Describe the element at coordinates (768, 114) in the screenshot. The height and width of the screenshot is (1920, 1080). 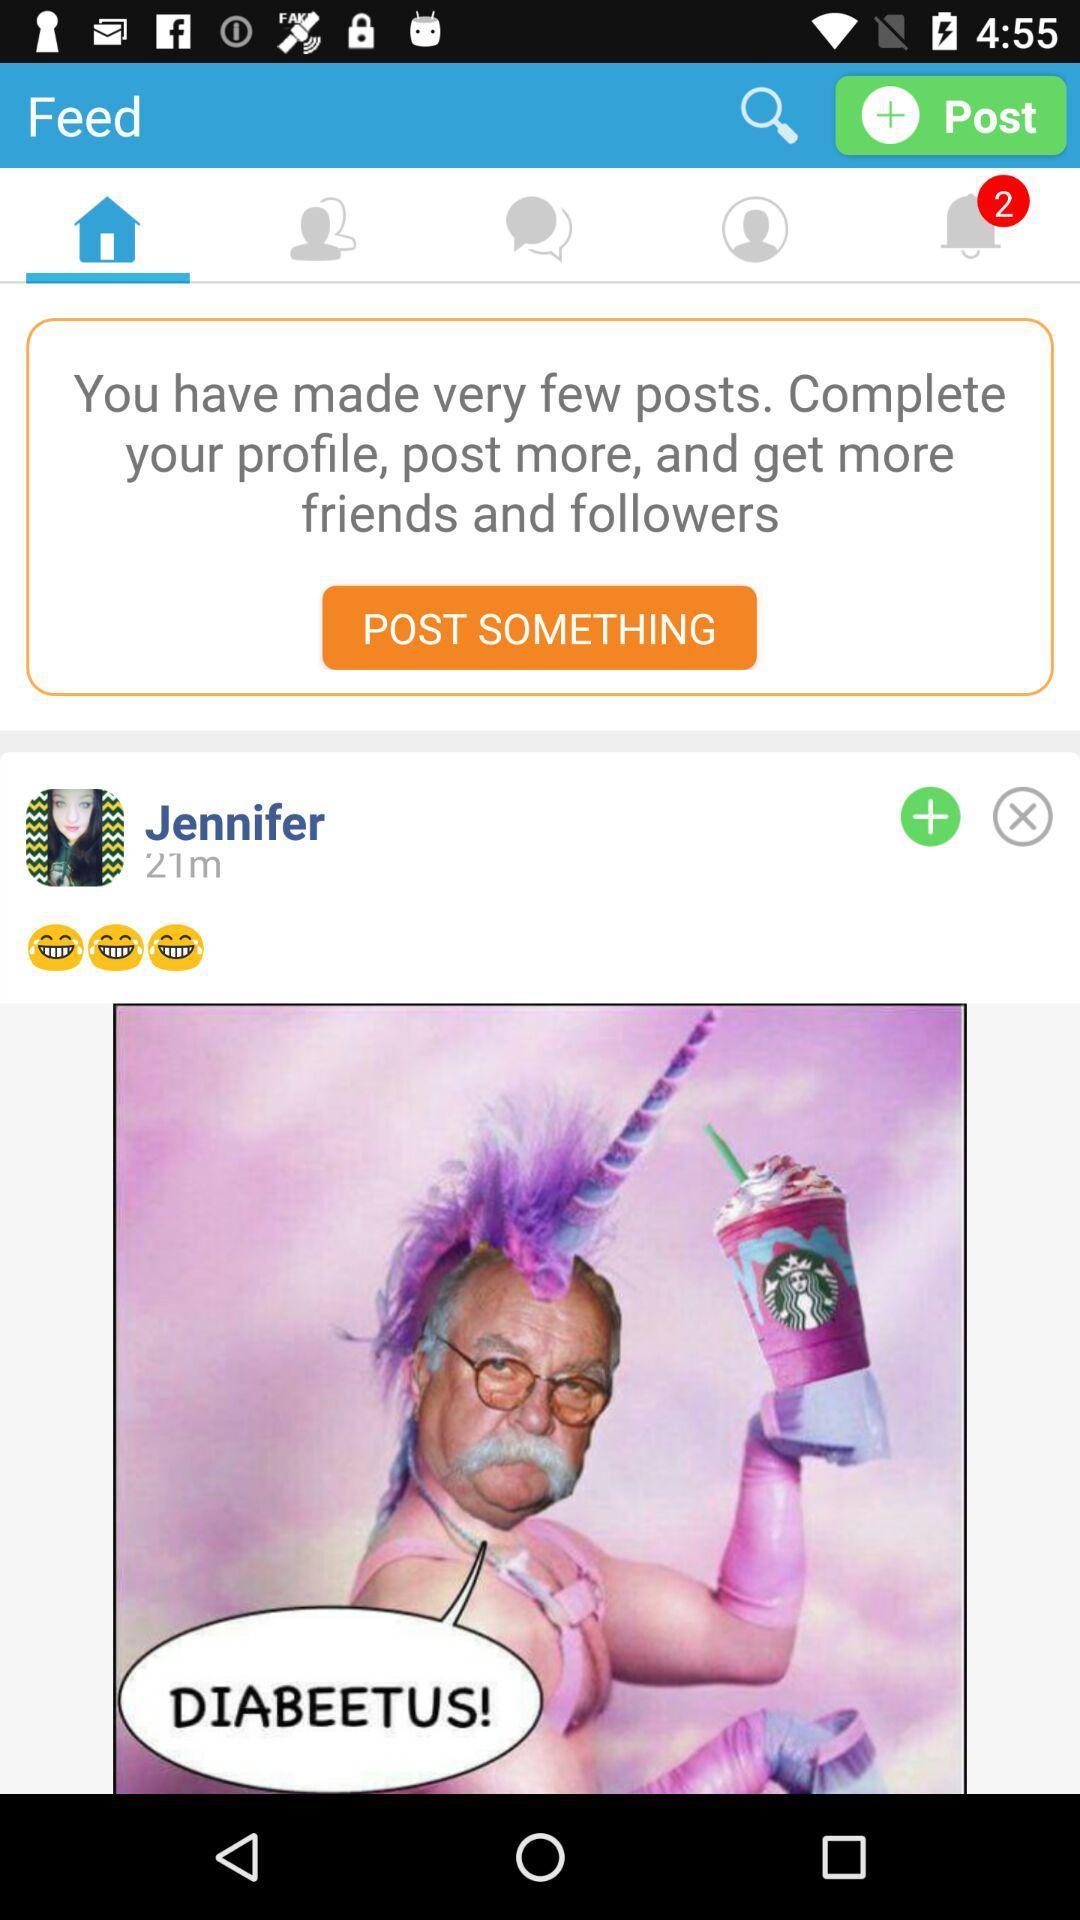
I see `item next to feed icon` at that location.